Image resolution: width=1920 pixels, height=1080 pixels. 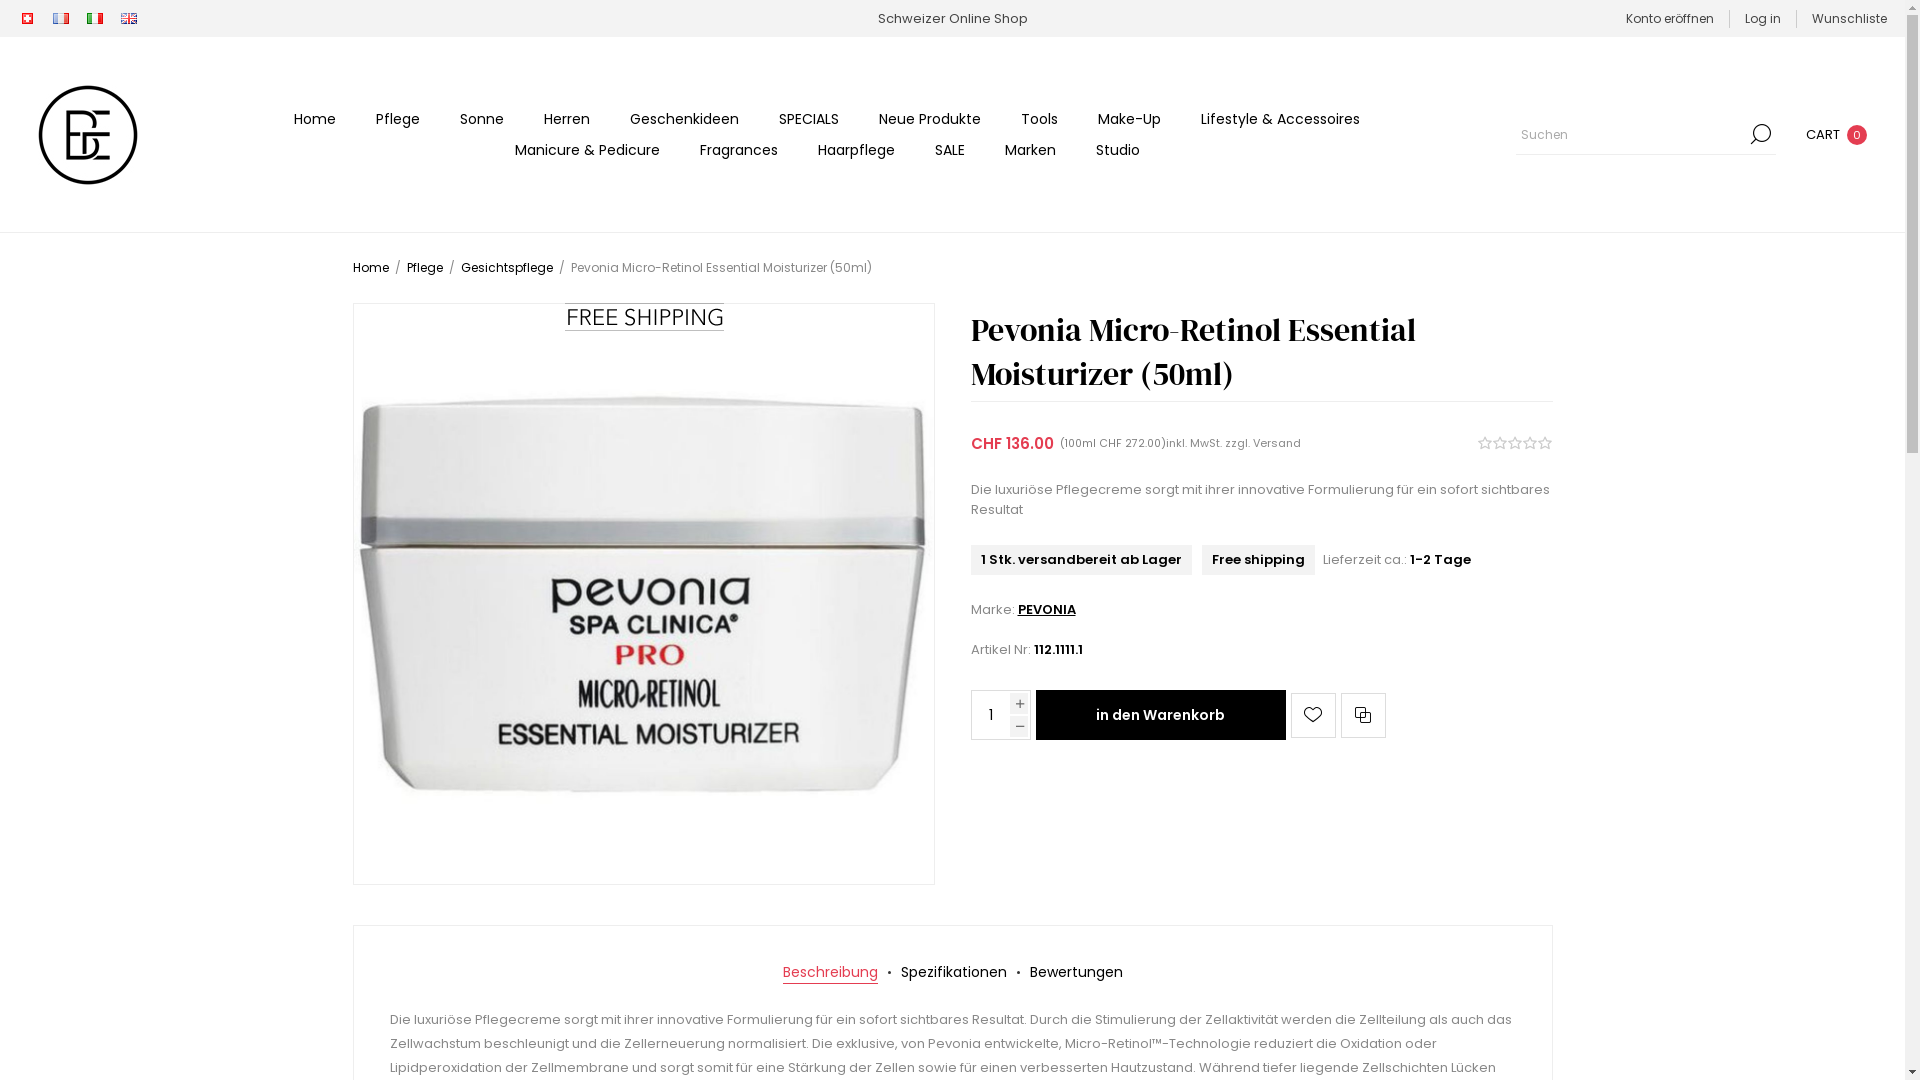 What do you see at coordinates (643, 593) in the screenshot?
I see `'Bild von Pevonia Micro-Retinol Essential Moisturizer (50ml)'` at bounding box center [643, 593].